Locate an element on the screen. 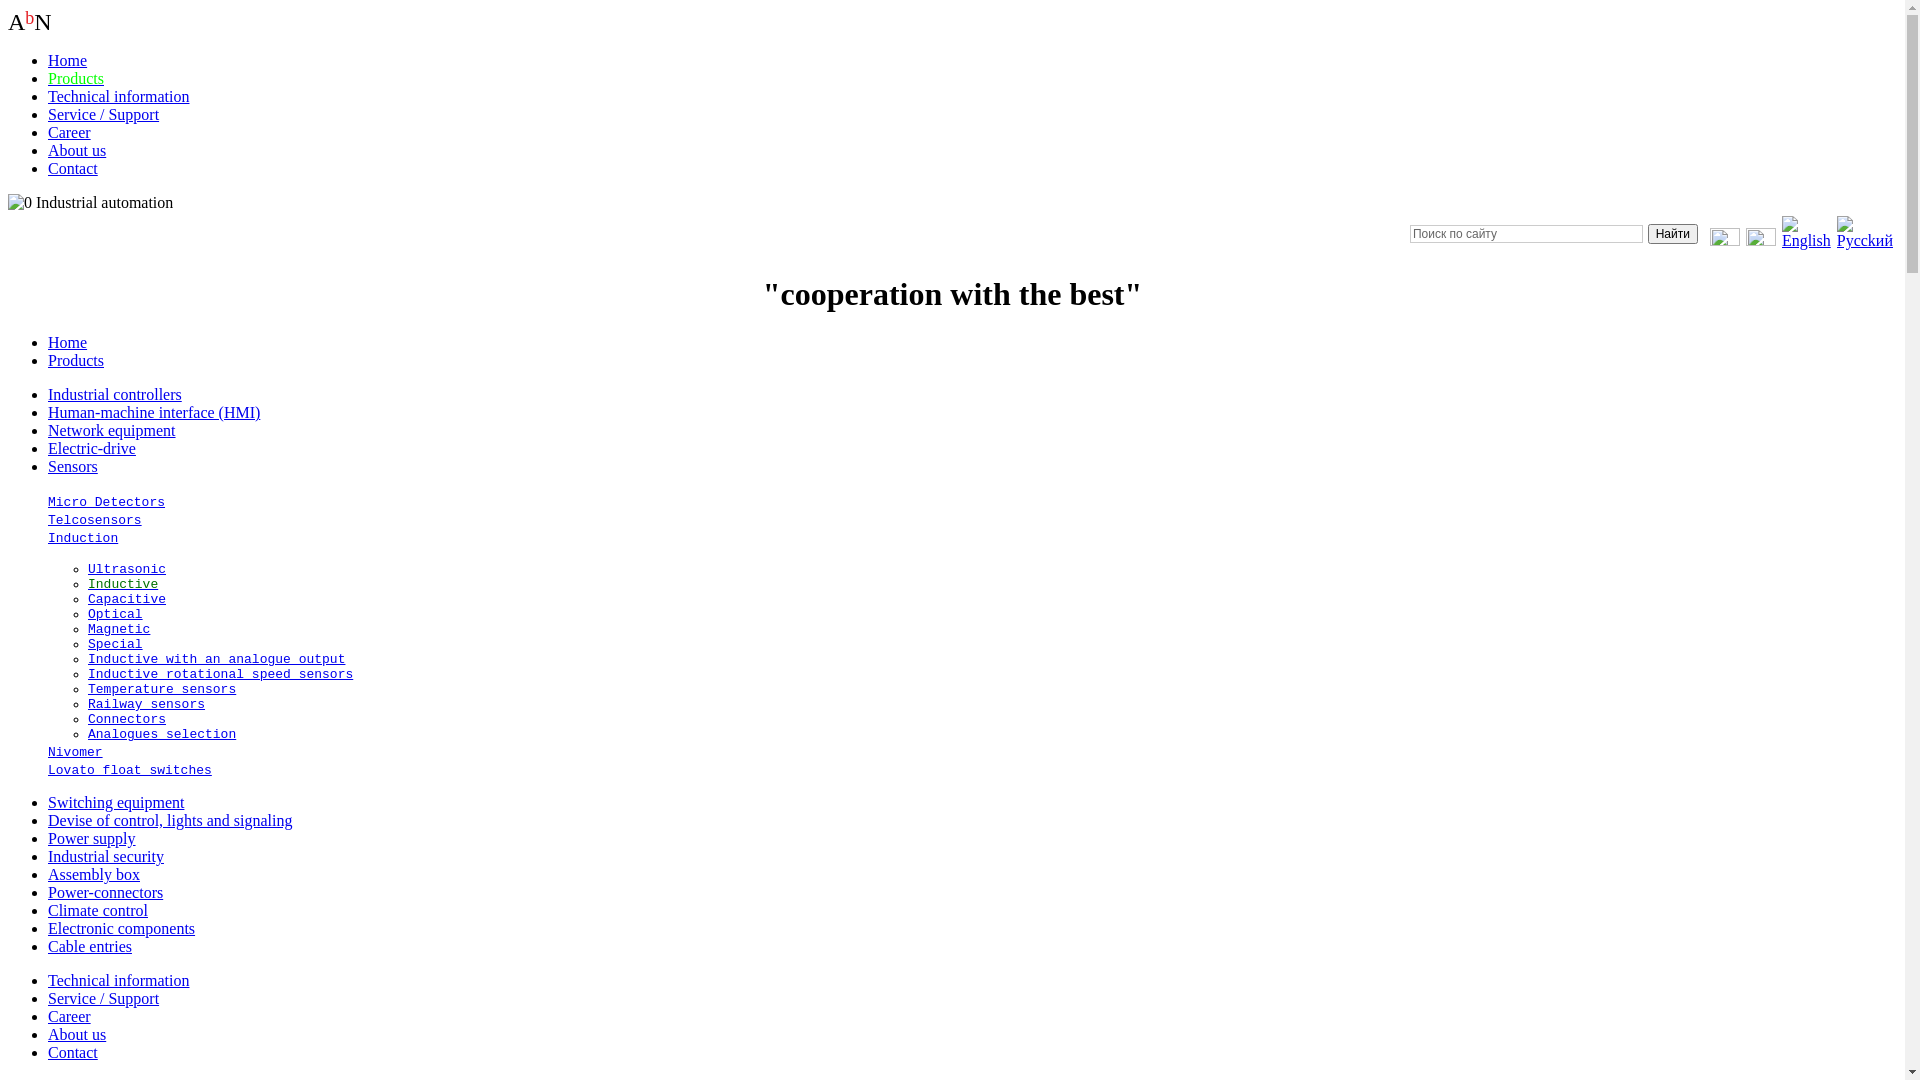 This screenshot has width=1920, height=1080. 'Career' is located at coordinates (69, 132).